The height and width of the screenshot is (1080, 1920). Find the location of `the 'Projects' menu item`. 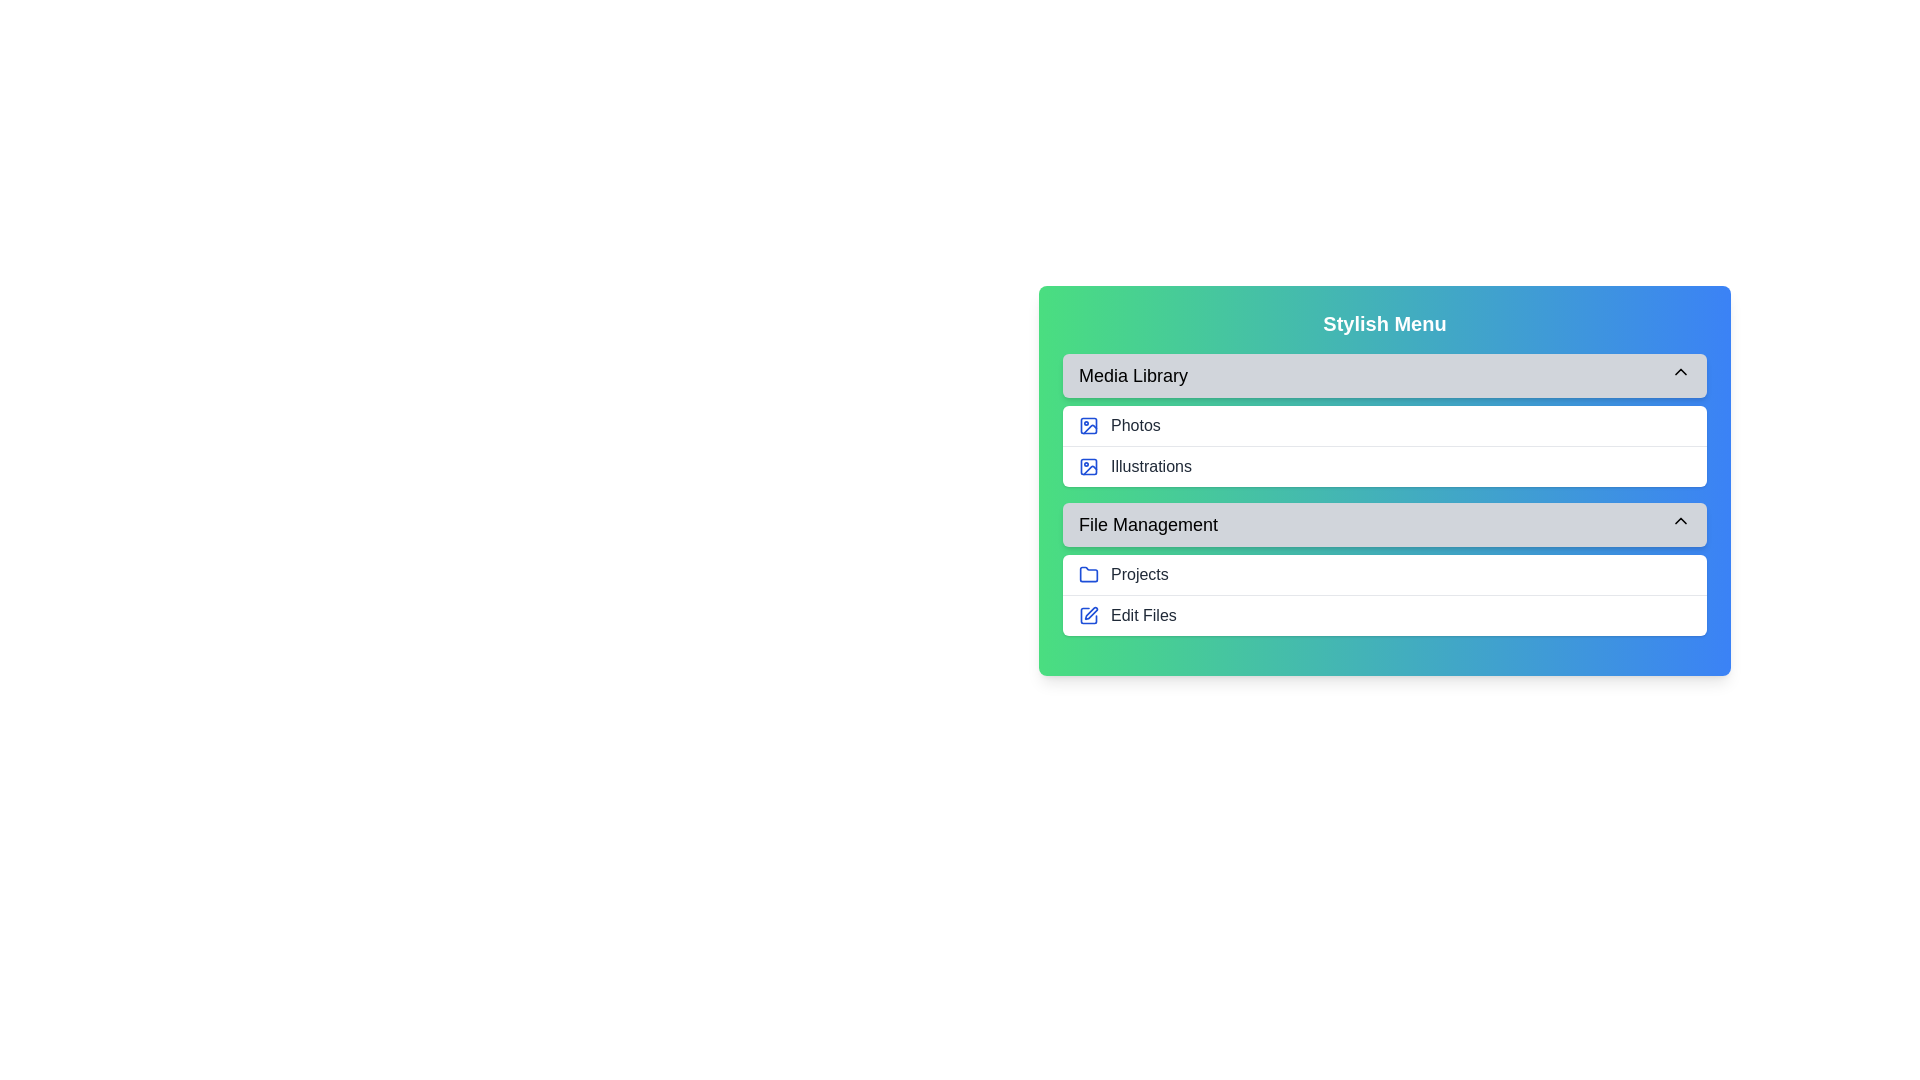

the 'Projects' menu item is located at coordinates (1139, 574).